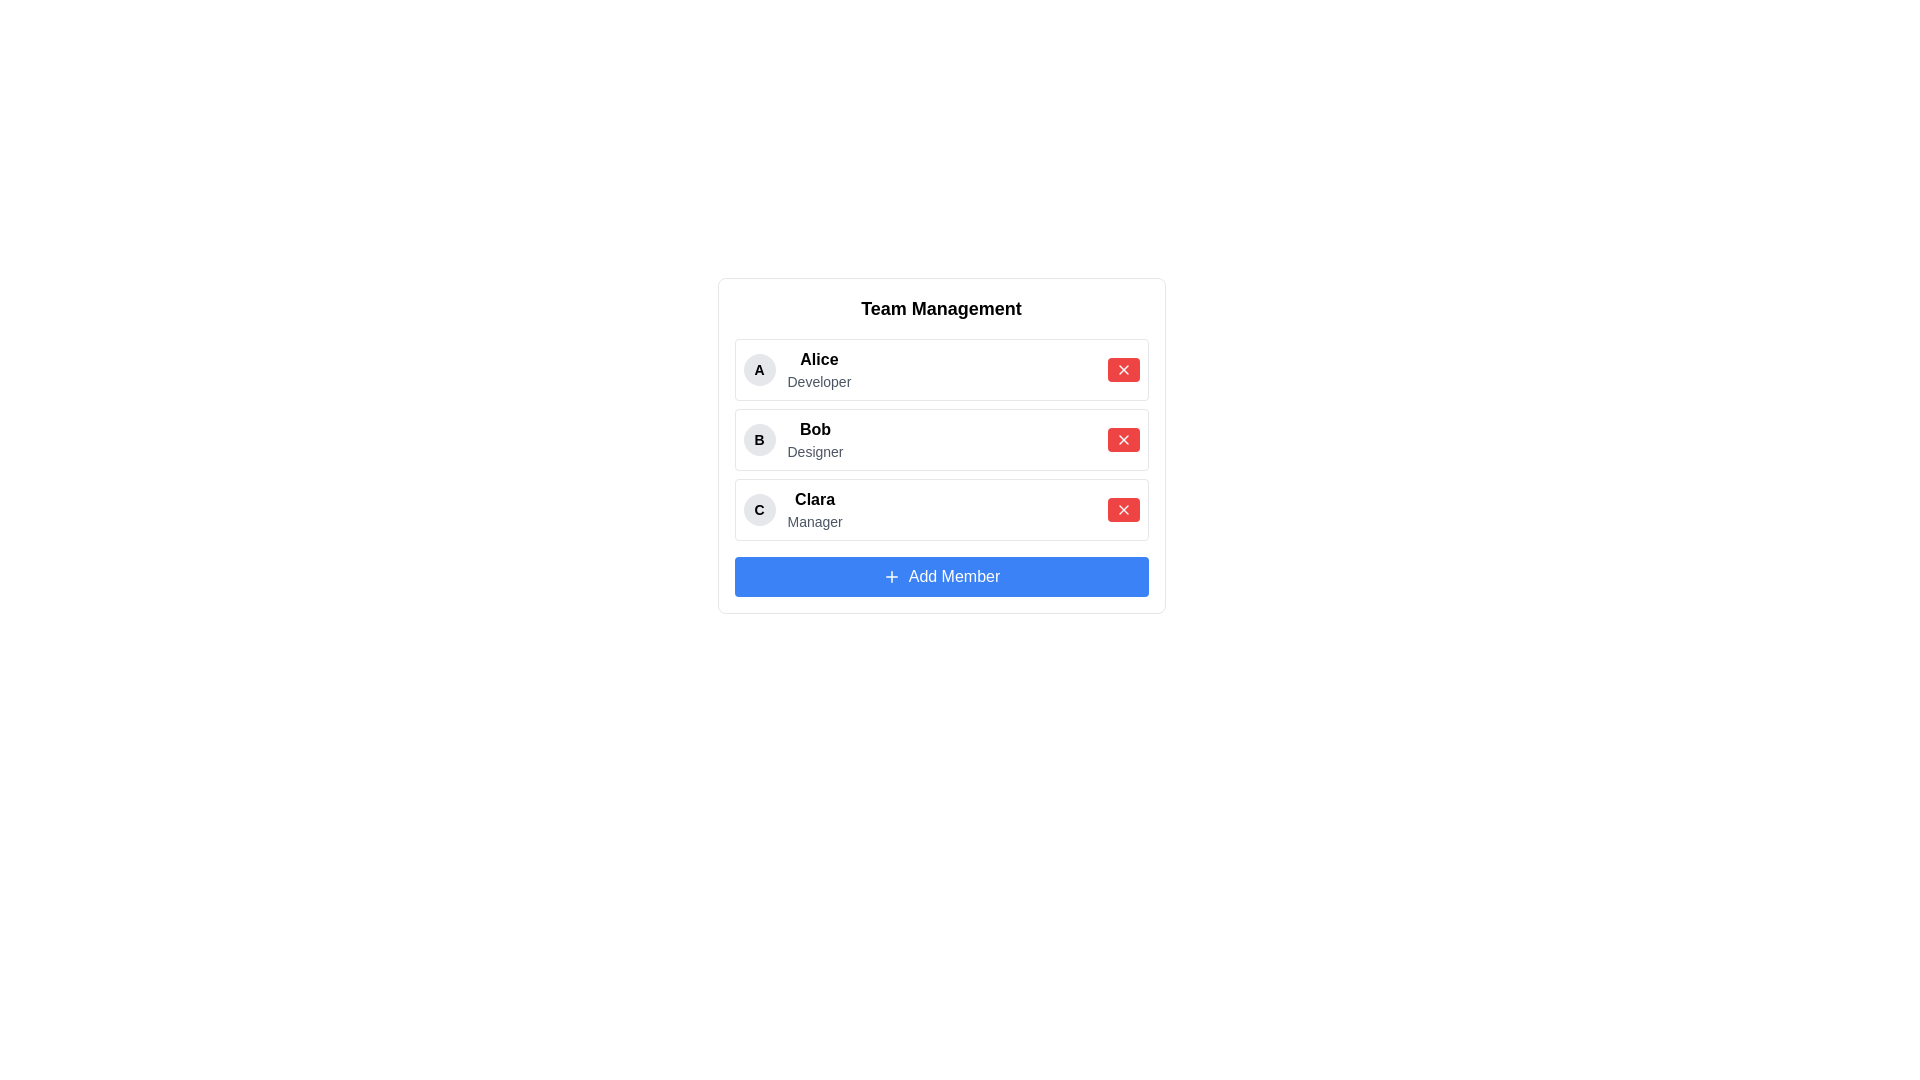  I want to click on the member entry card display for the second member in the team management interface, so click(940, 438).